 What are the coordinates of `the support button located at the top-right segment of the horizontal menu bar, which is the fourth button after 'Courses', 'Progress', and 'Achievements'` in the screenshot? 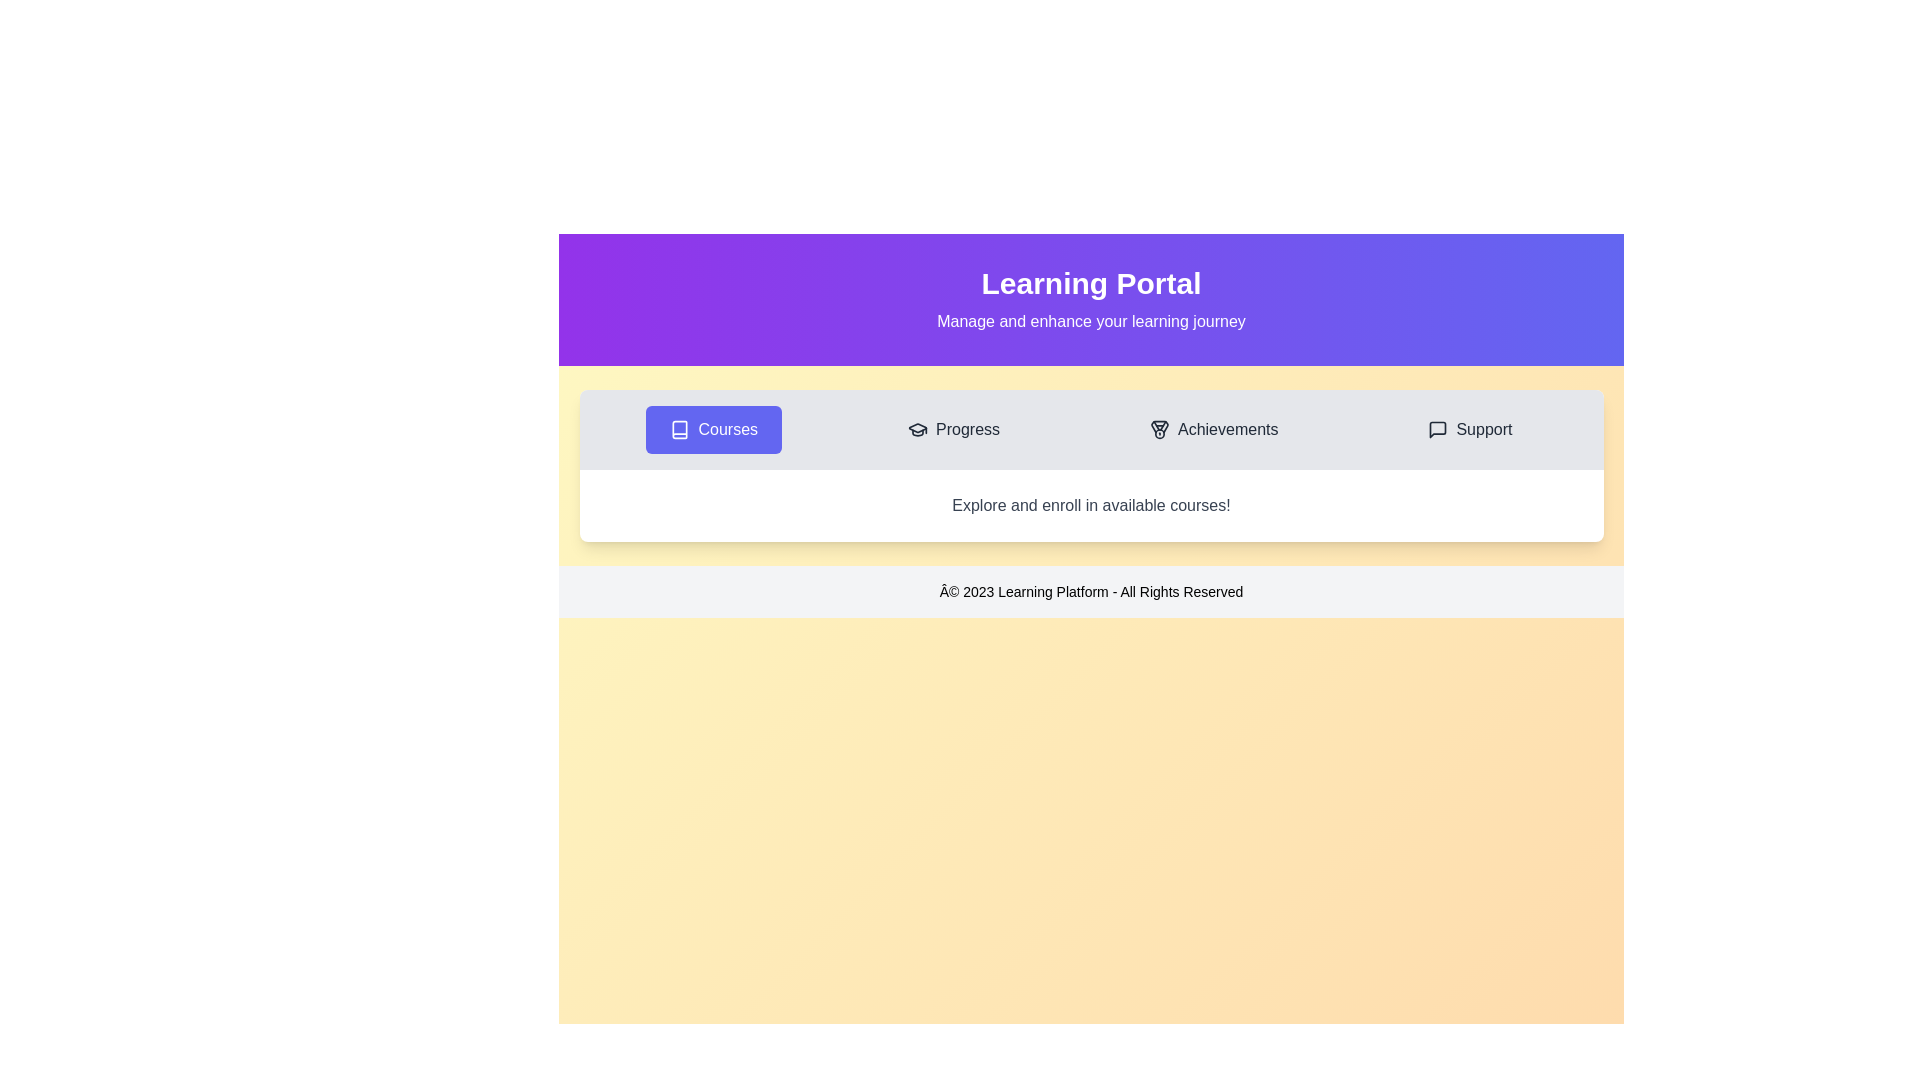 It's located at (1470, 428).